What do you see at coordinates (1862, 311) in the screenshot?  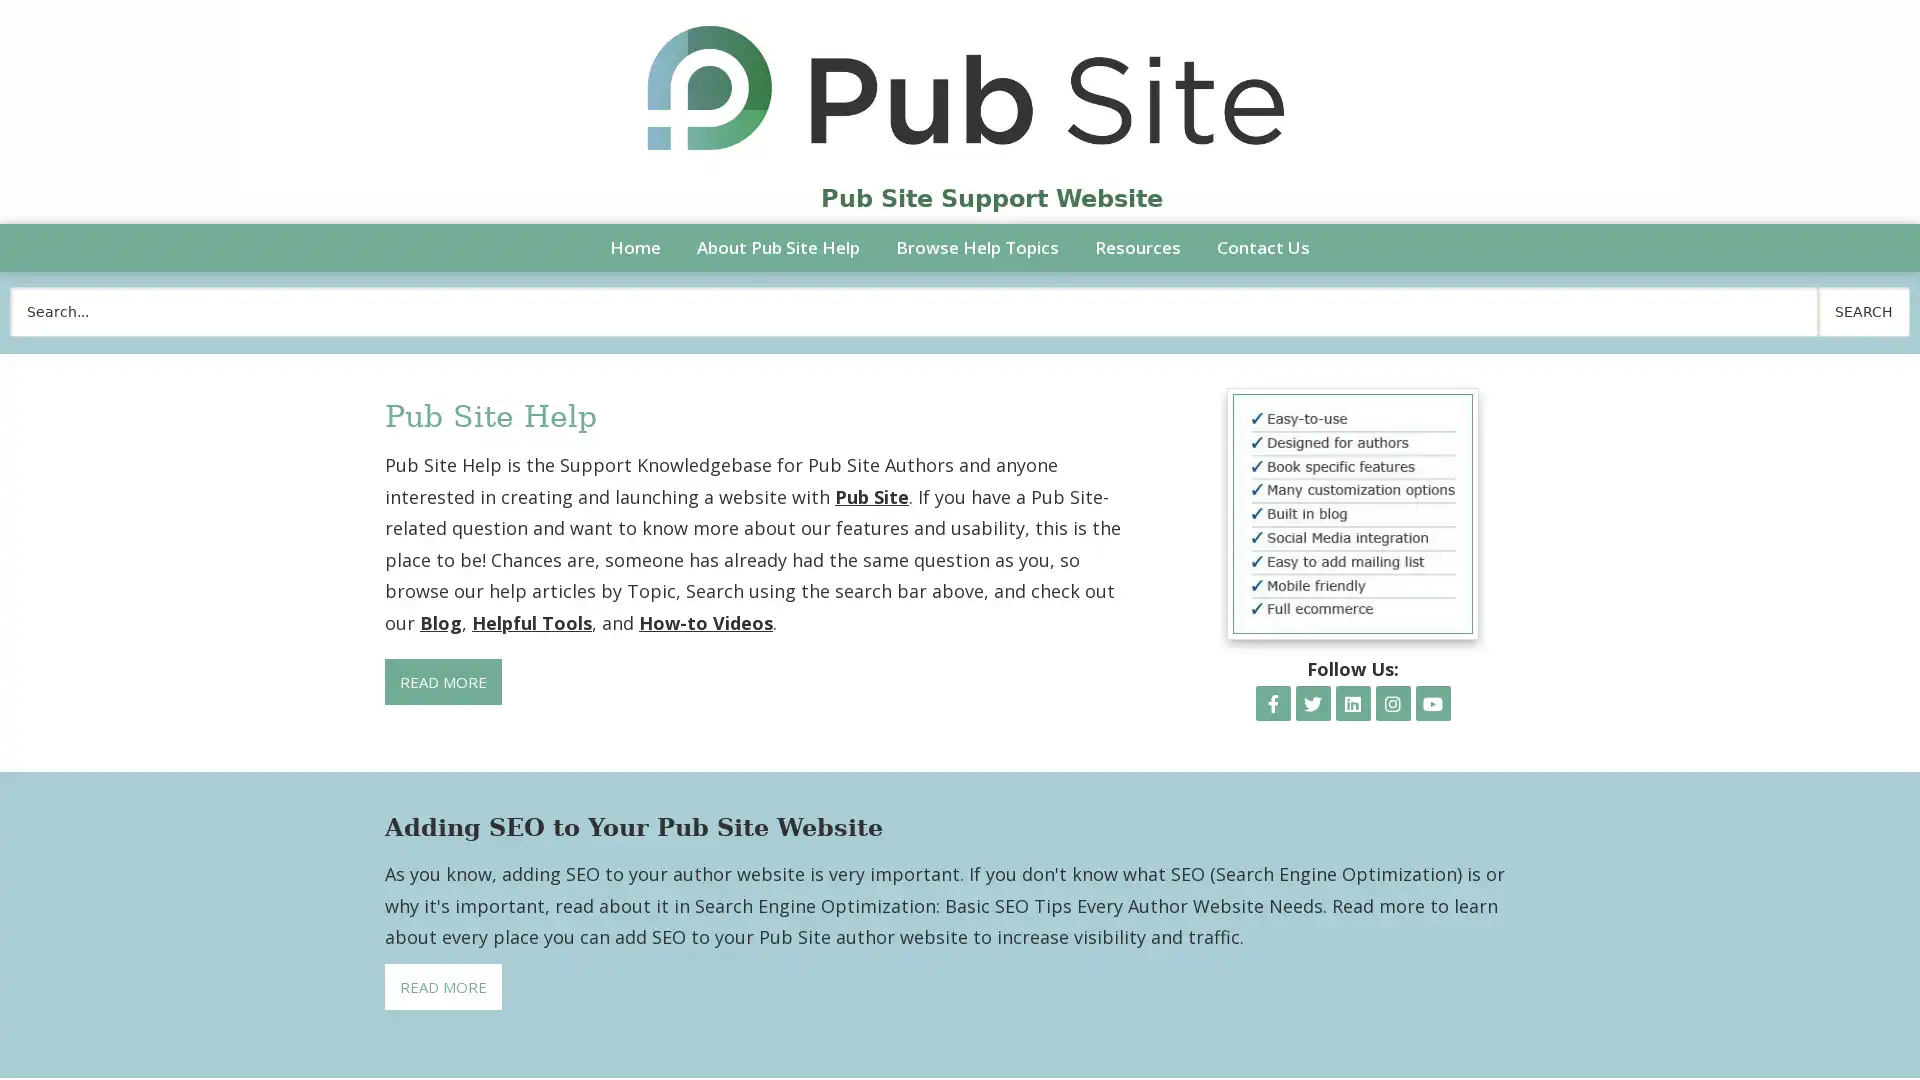 I see `Search` at bounding box center [1862, 311].